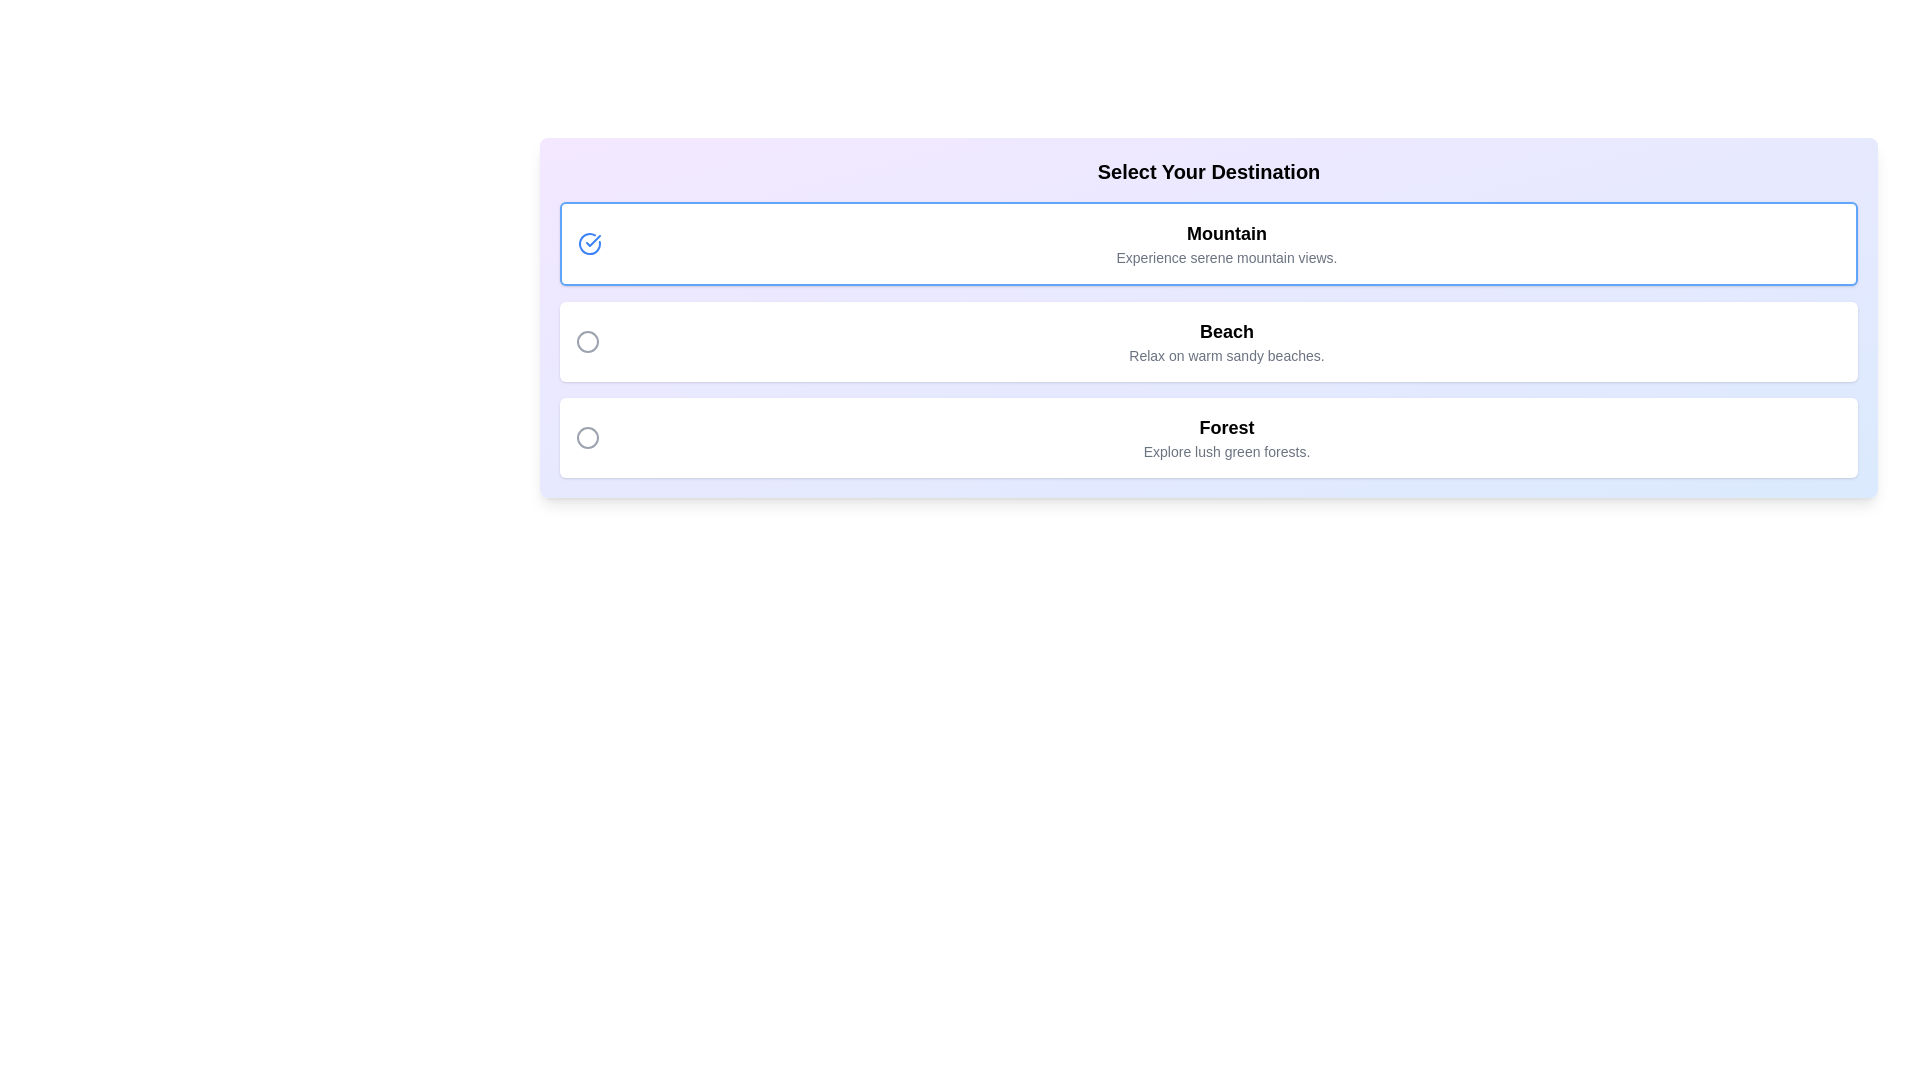 The width and height of the screenshot is (1920, 1080). Describe the element at coordinates (1226, 437) in the screenshot. I see `the text component with the heading 'Forest' and subtitle 'Explore lush green forests'` at that location.